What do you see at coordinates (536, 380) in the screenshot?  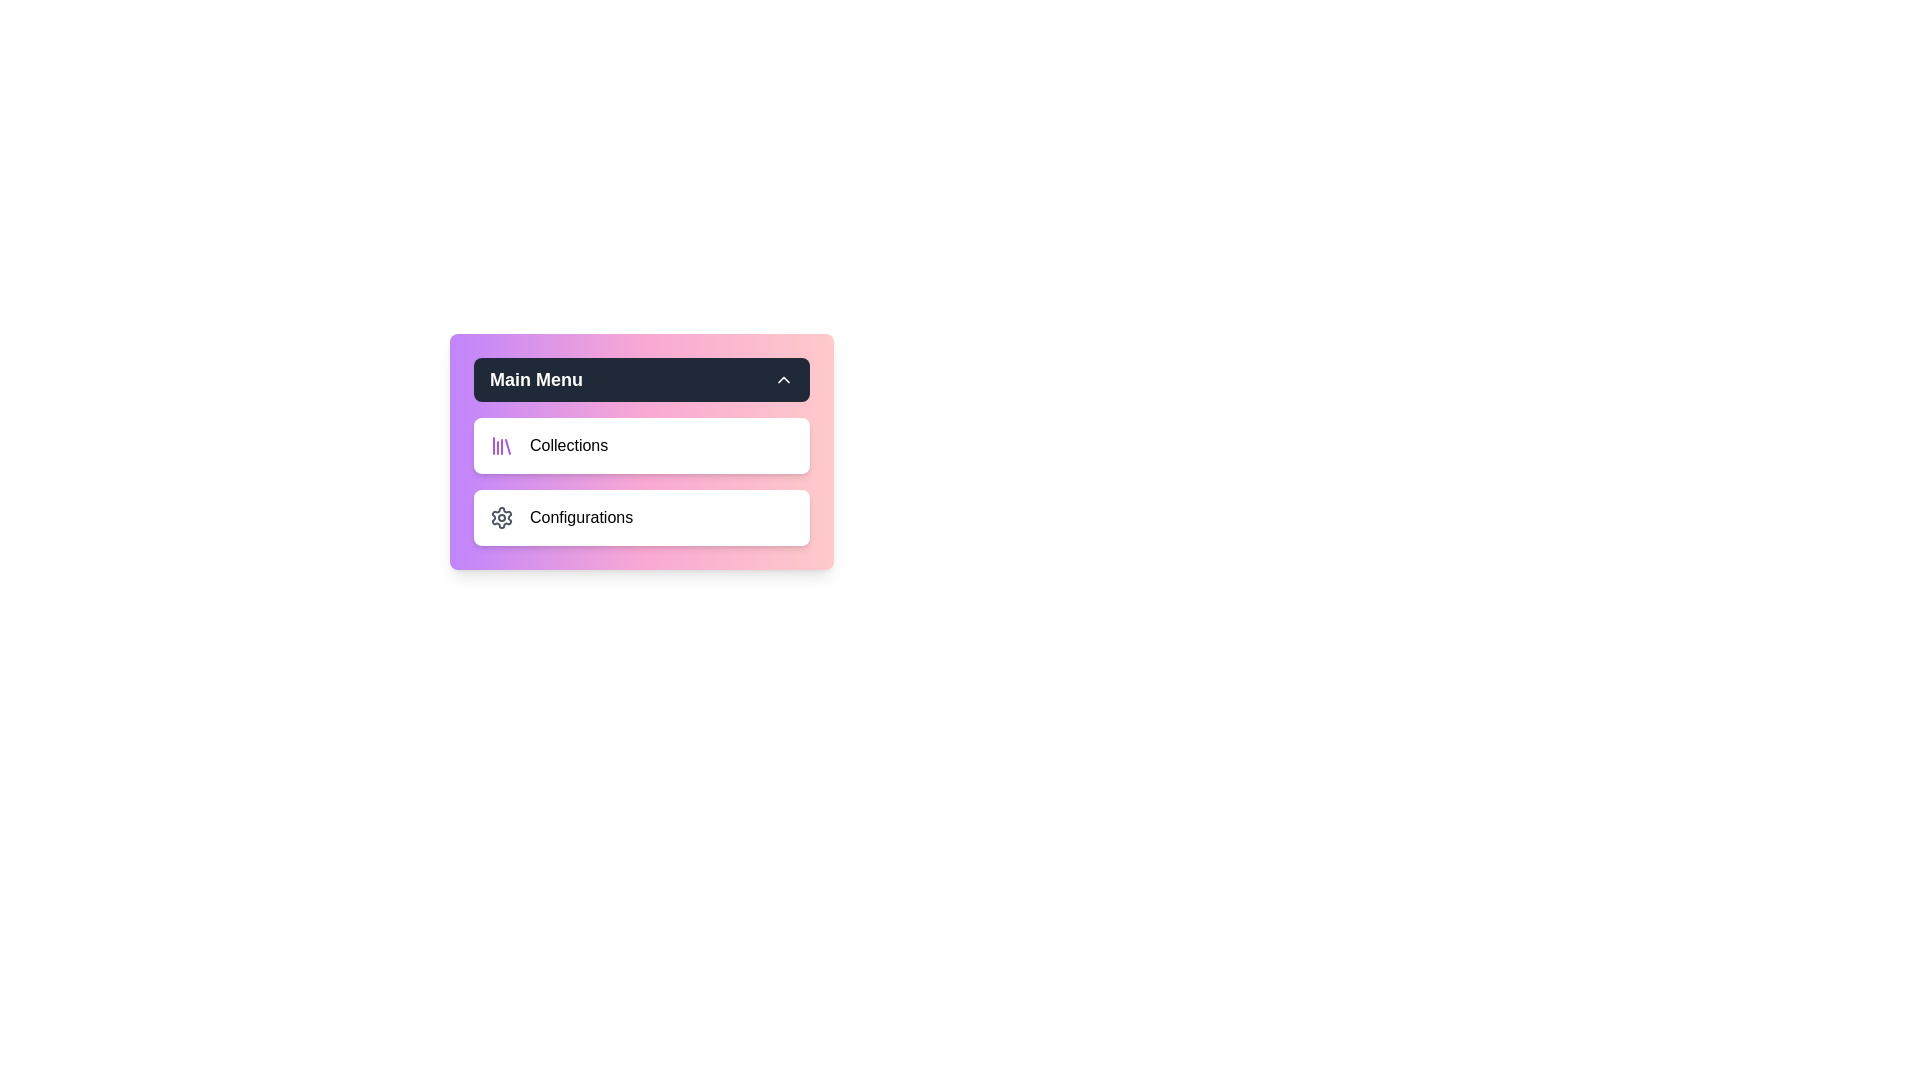 I see `the 'Main Menu' static text label, which is styled in white bold uppercase letters on a dark rectangular background, located at the top-left corner of a button within a vertically stacked menu panel` at bounding box center [536, 380].